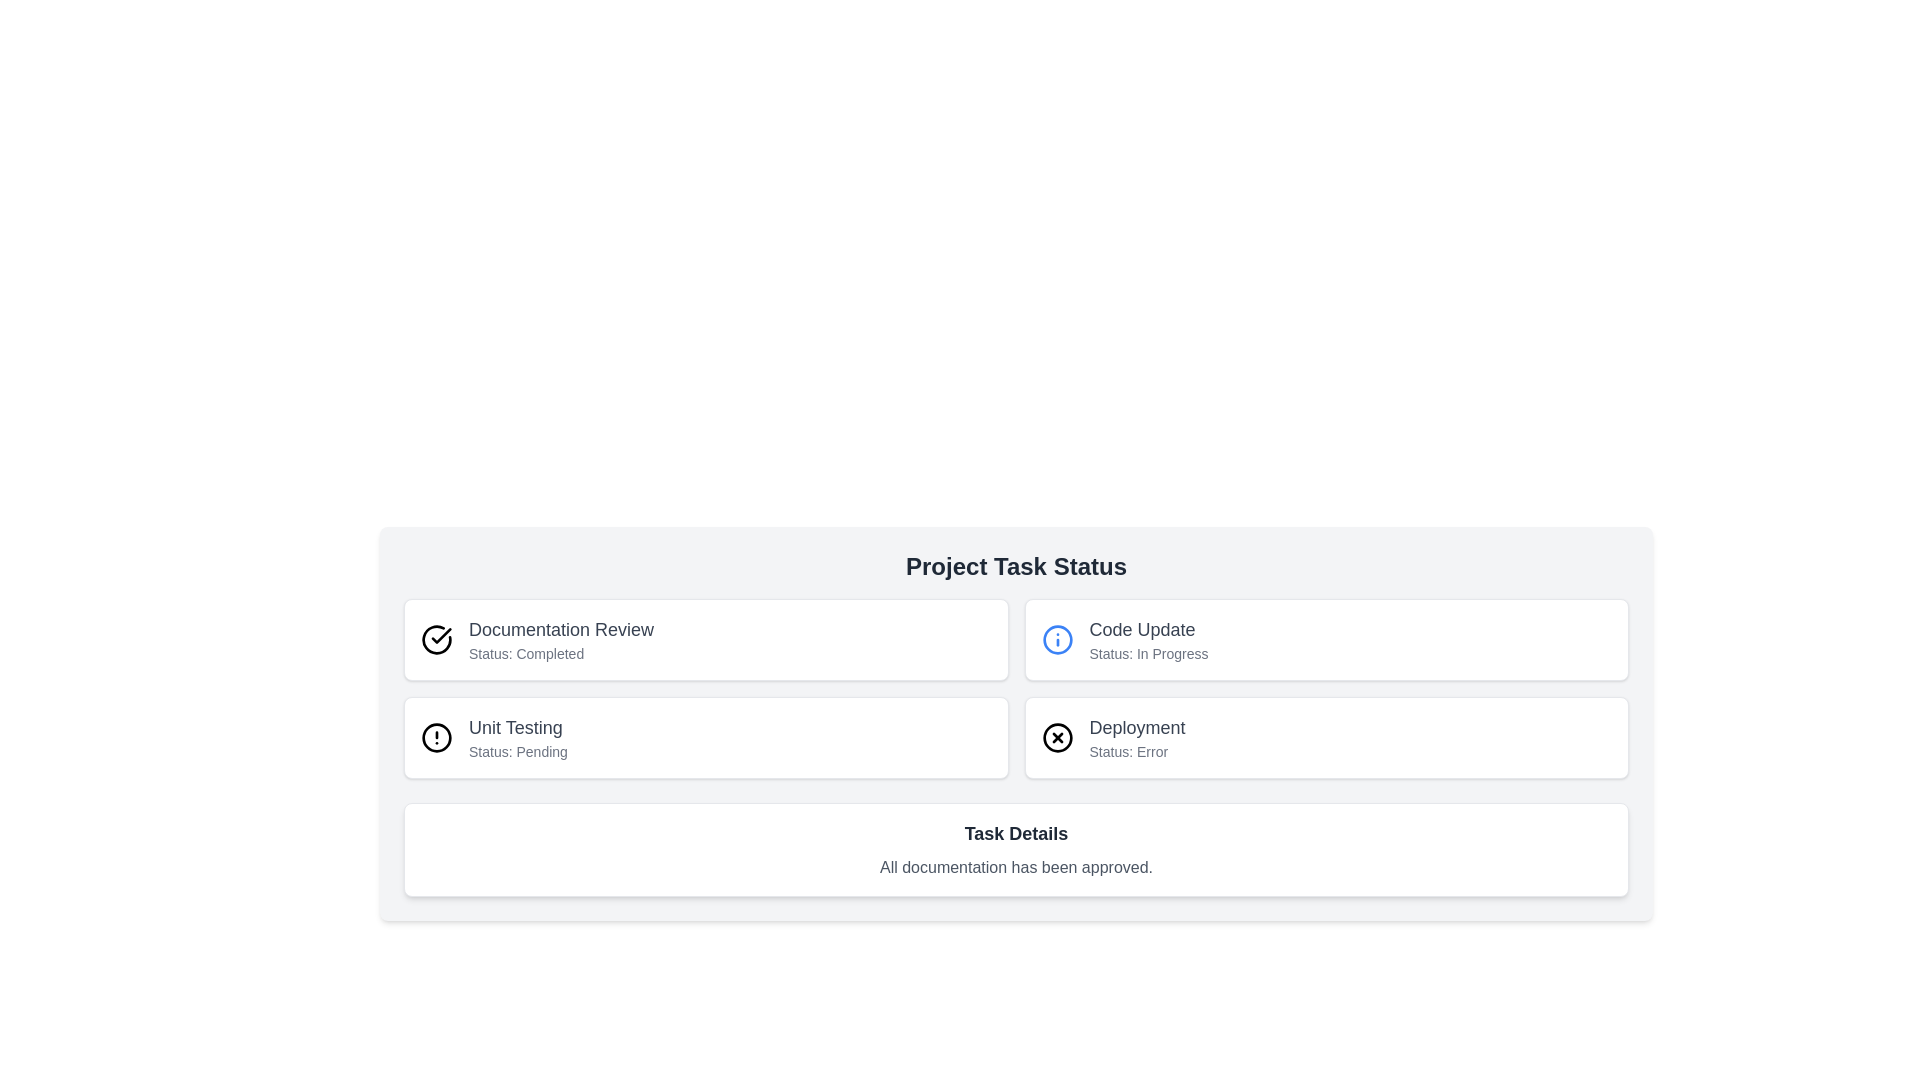 Image resolution: width=1920 pixels, height=1080 pixels. Describe the element at coordinates (1016, 567) in the screenshot. I see `the bold header text label reading 'Project Task Status' which is prominently positioned above the task status grid` at that location.